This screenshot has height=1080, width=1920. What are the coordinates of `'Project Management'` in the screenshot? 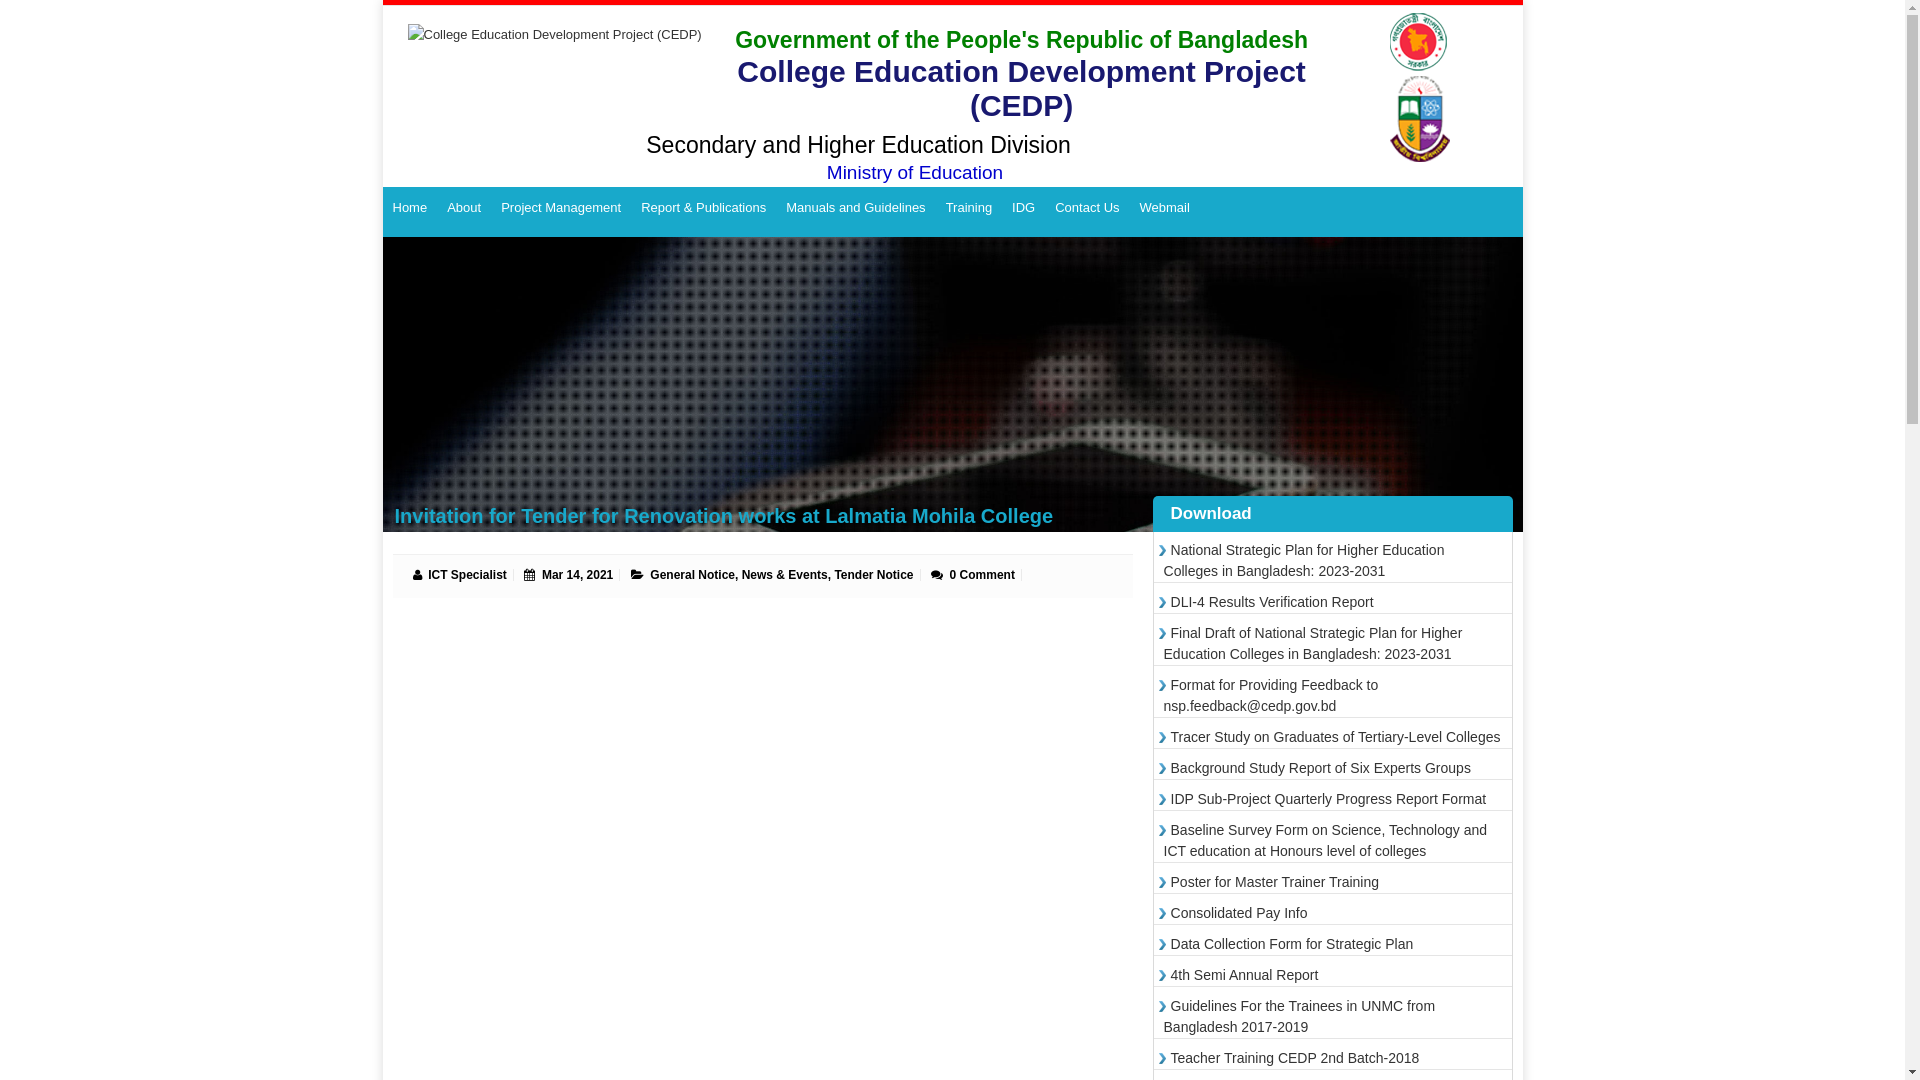 It's located at (560, 208).